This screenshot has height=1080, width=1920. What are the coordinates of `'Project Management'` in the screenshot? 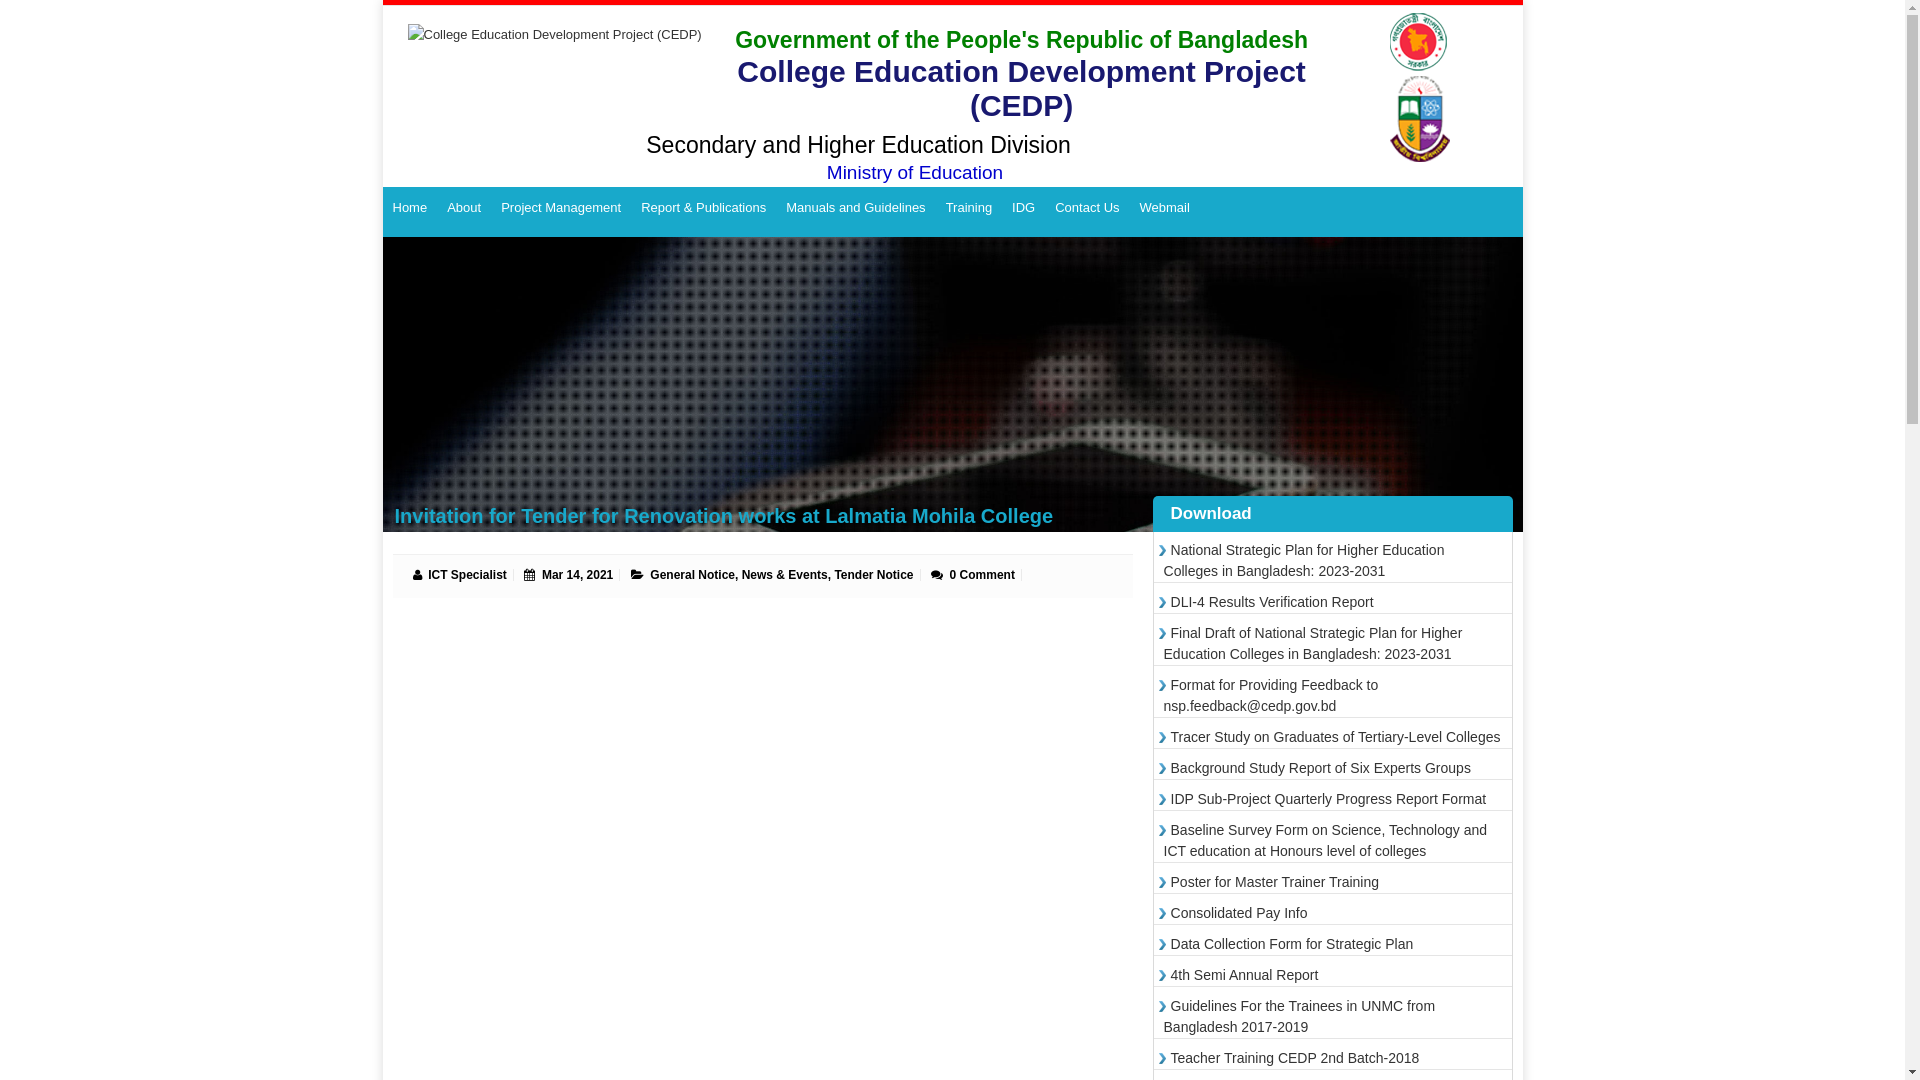 It's located at (560, 208).